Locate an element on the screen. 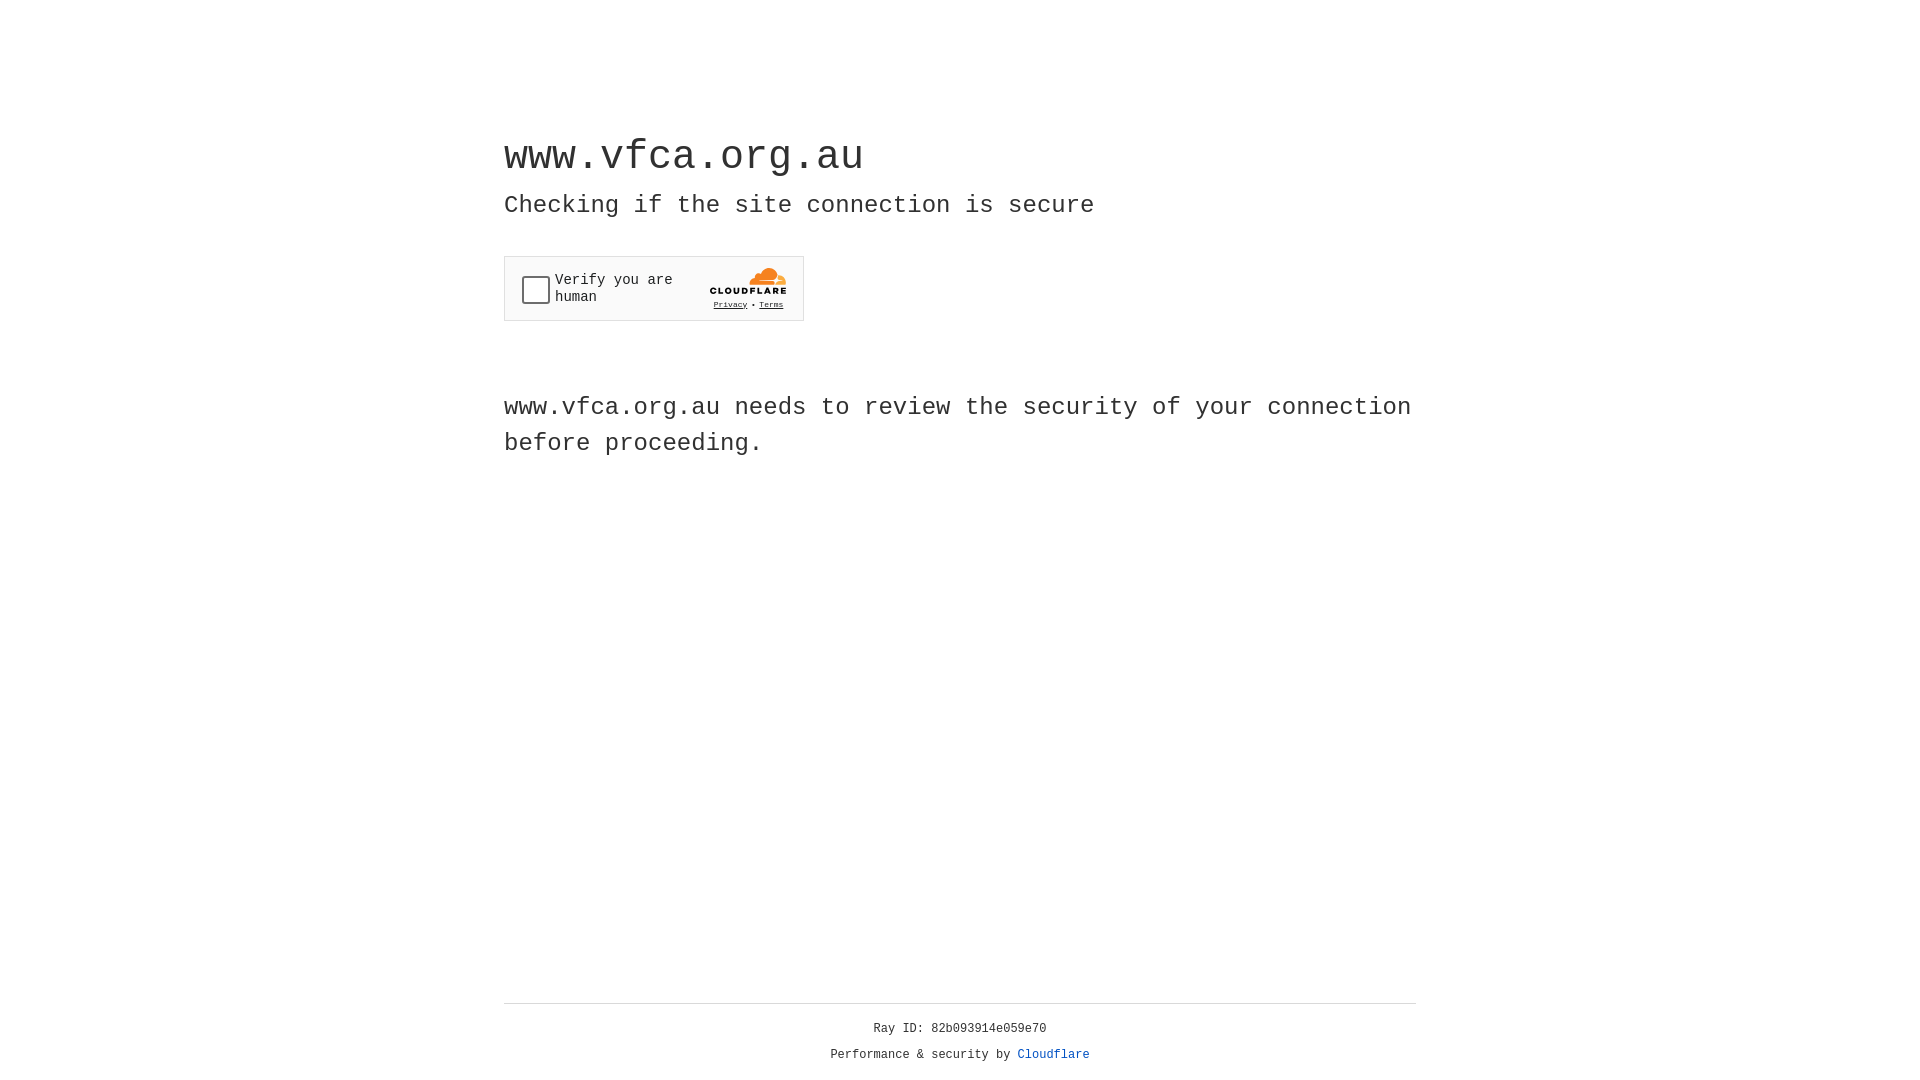 This screenshot has height=1080, width=1920. 'Cloudflare' is located at coordinates (1053, 1054).